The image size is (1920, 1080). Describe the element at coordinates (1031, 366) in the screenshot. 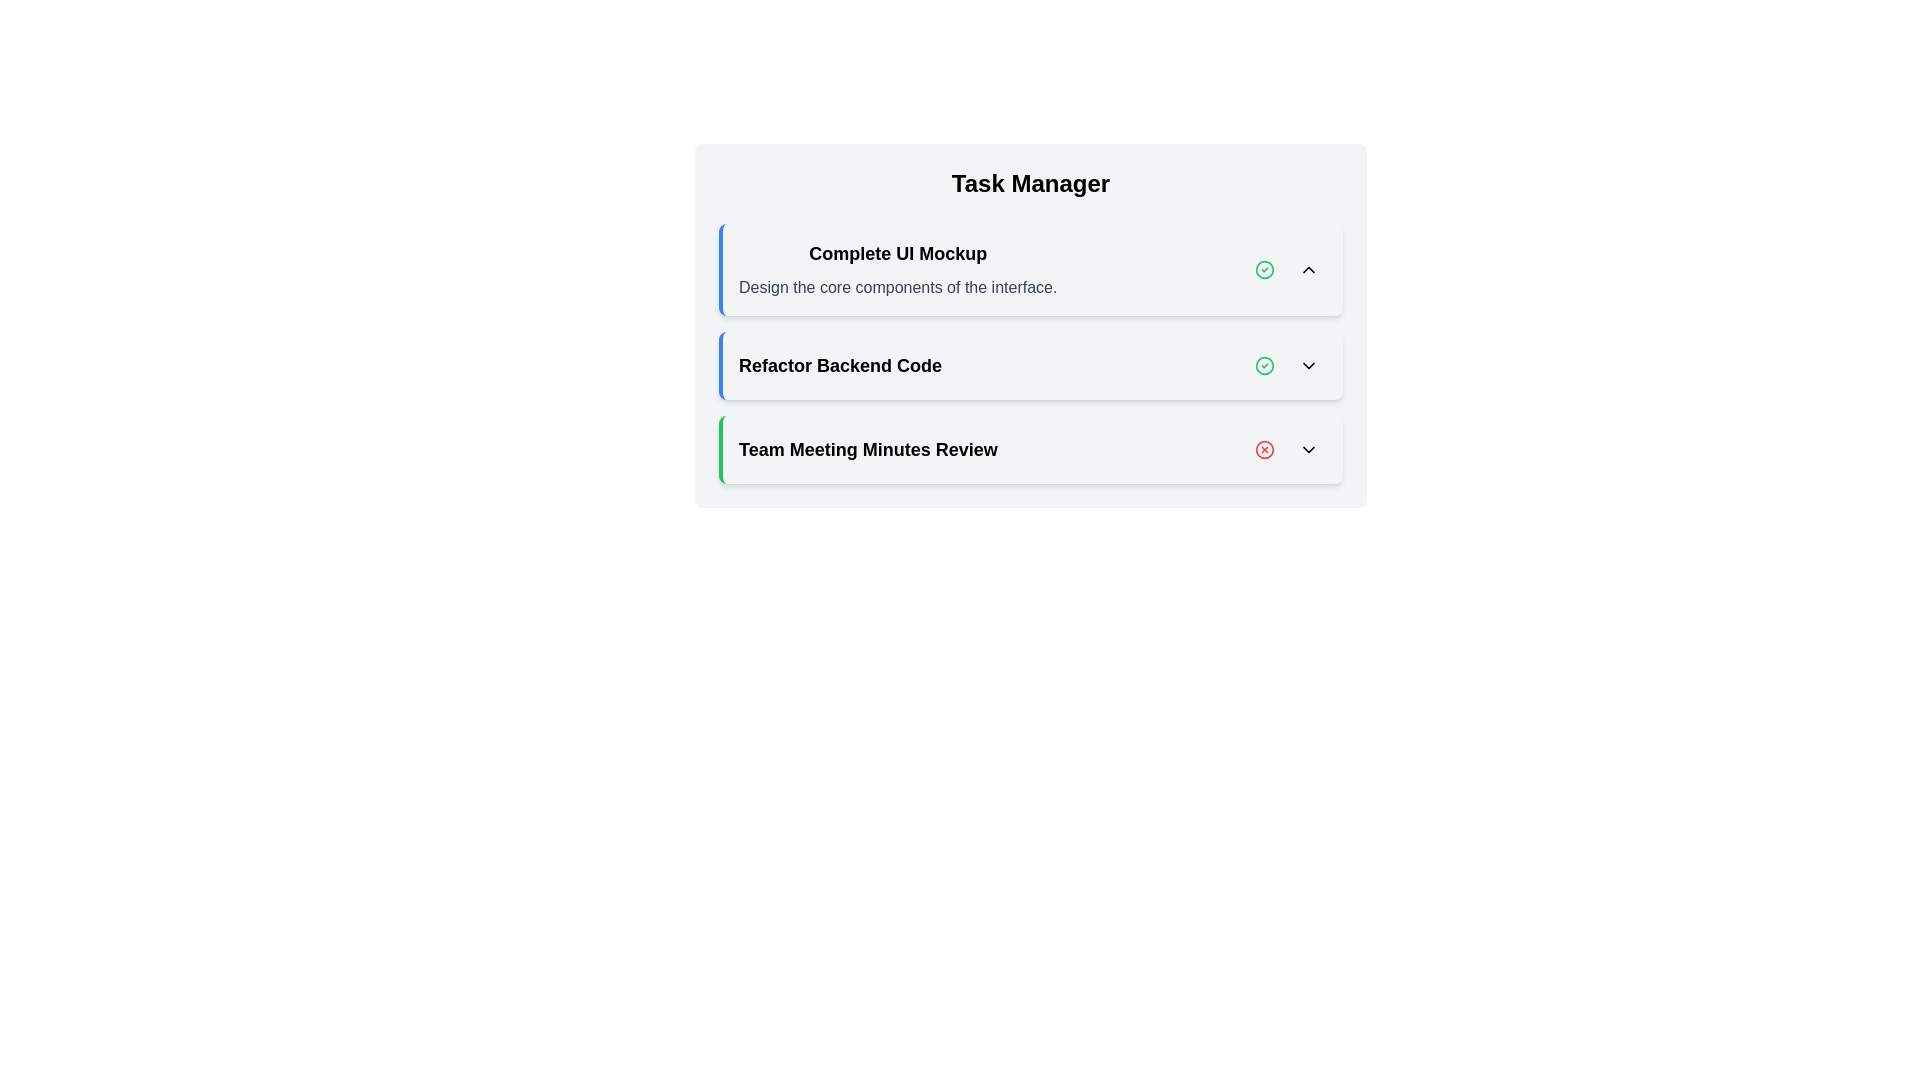

I see `the list item with the bold black text 'Refactor Backend Code' for keyboard navigation` at that location.